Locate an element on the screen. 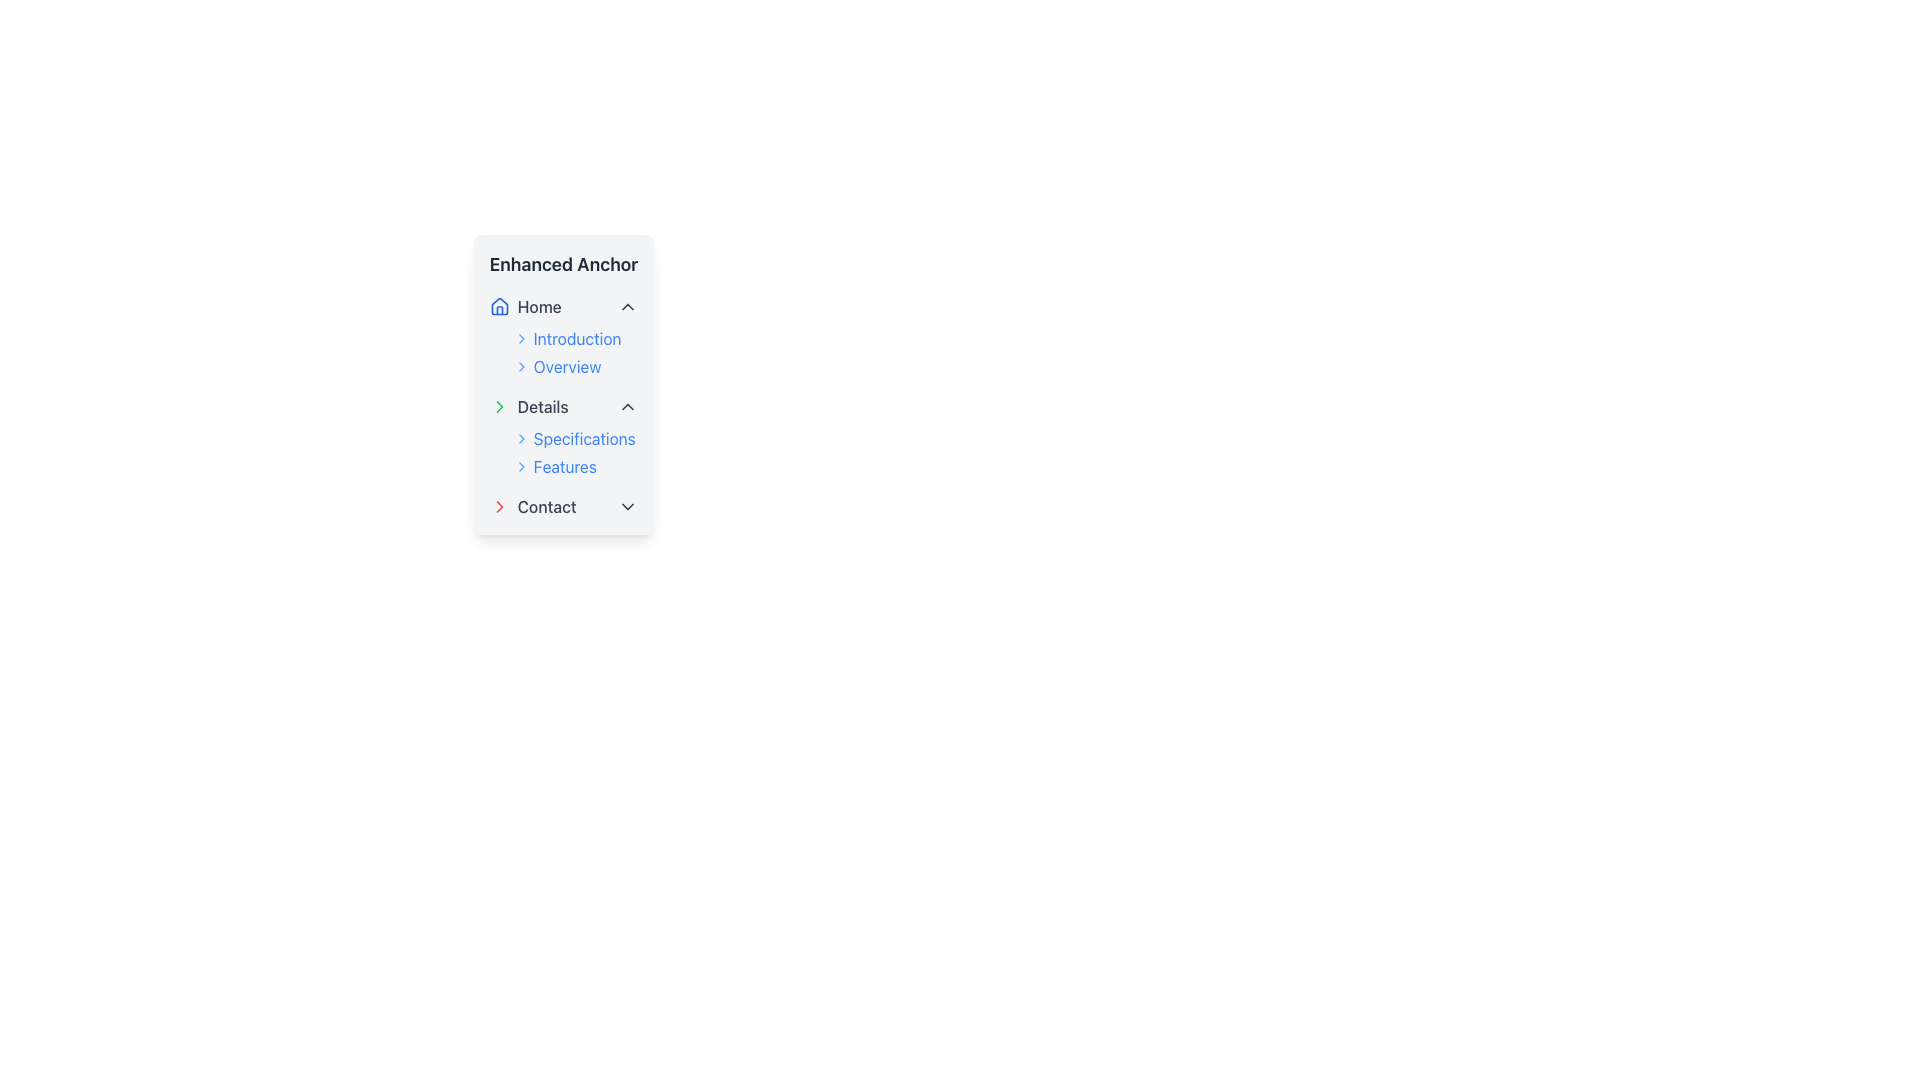 This screenshot has height=1080, width=1920. the chevron icon located in the navigation menu next to the 'Specifications' label is located at coordinates (521, 438).